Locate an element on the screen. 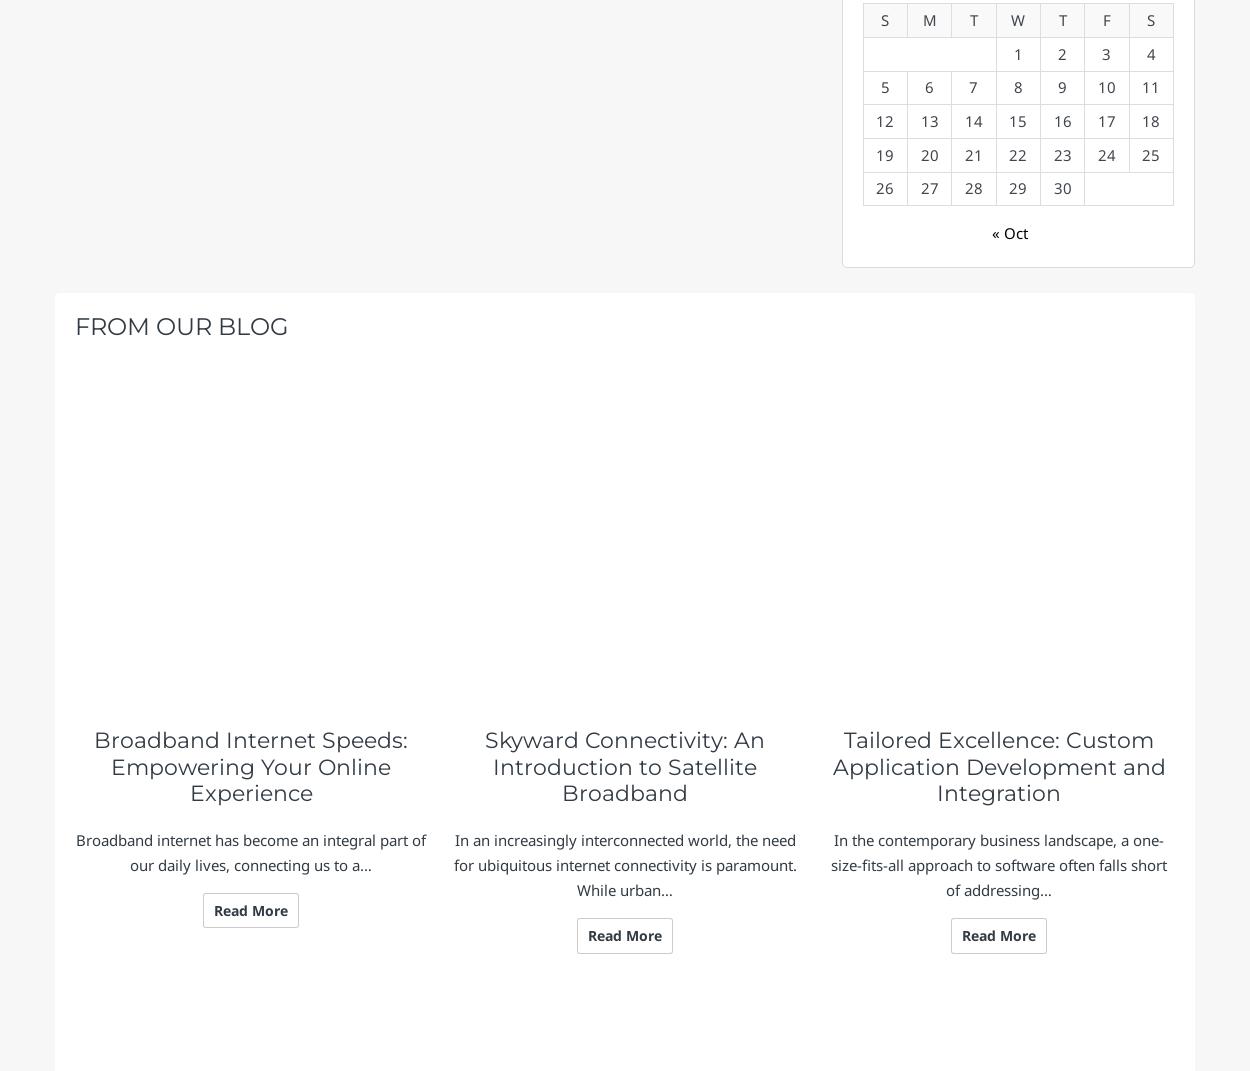 The height and width of the screenshot is (1071, 1250). '14' is located at coordinates (972, 121).